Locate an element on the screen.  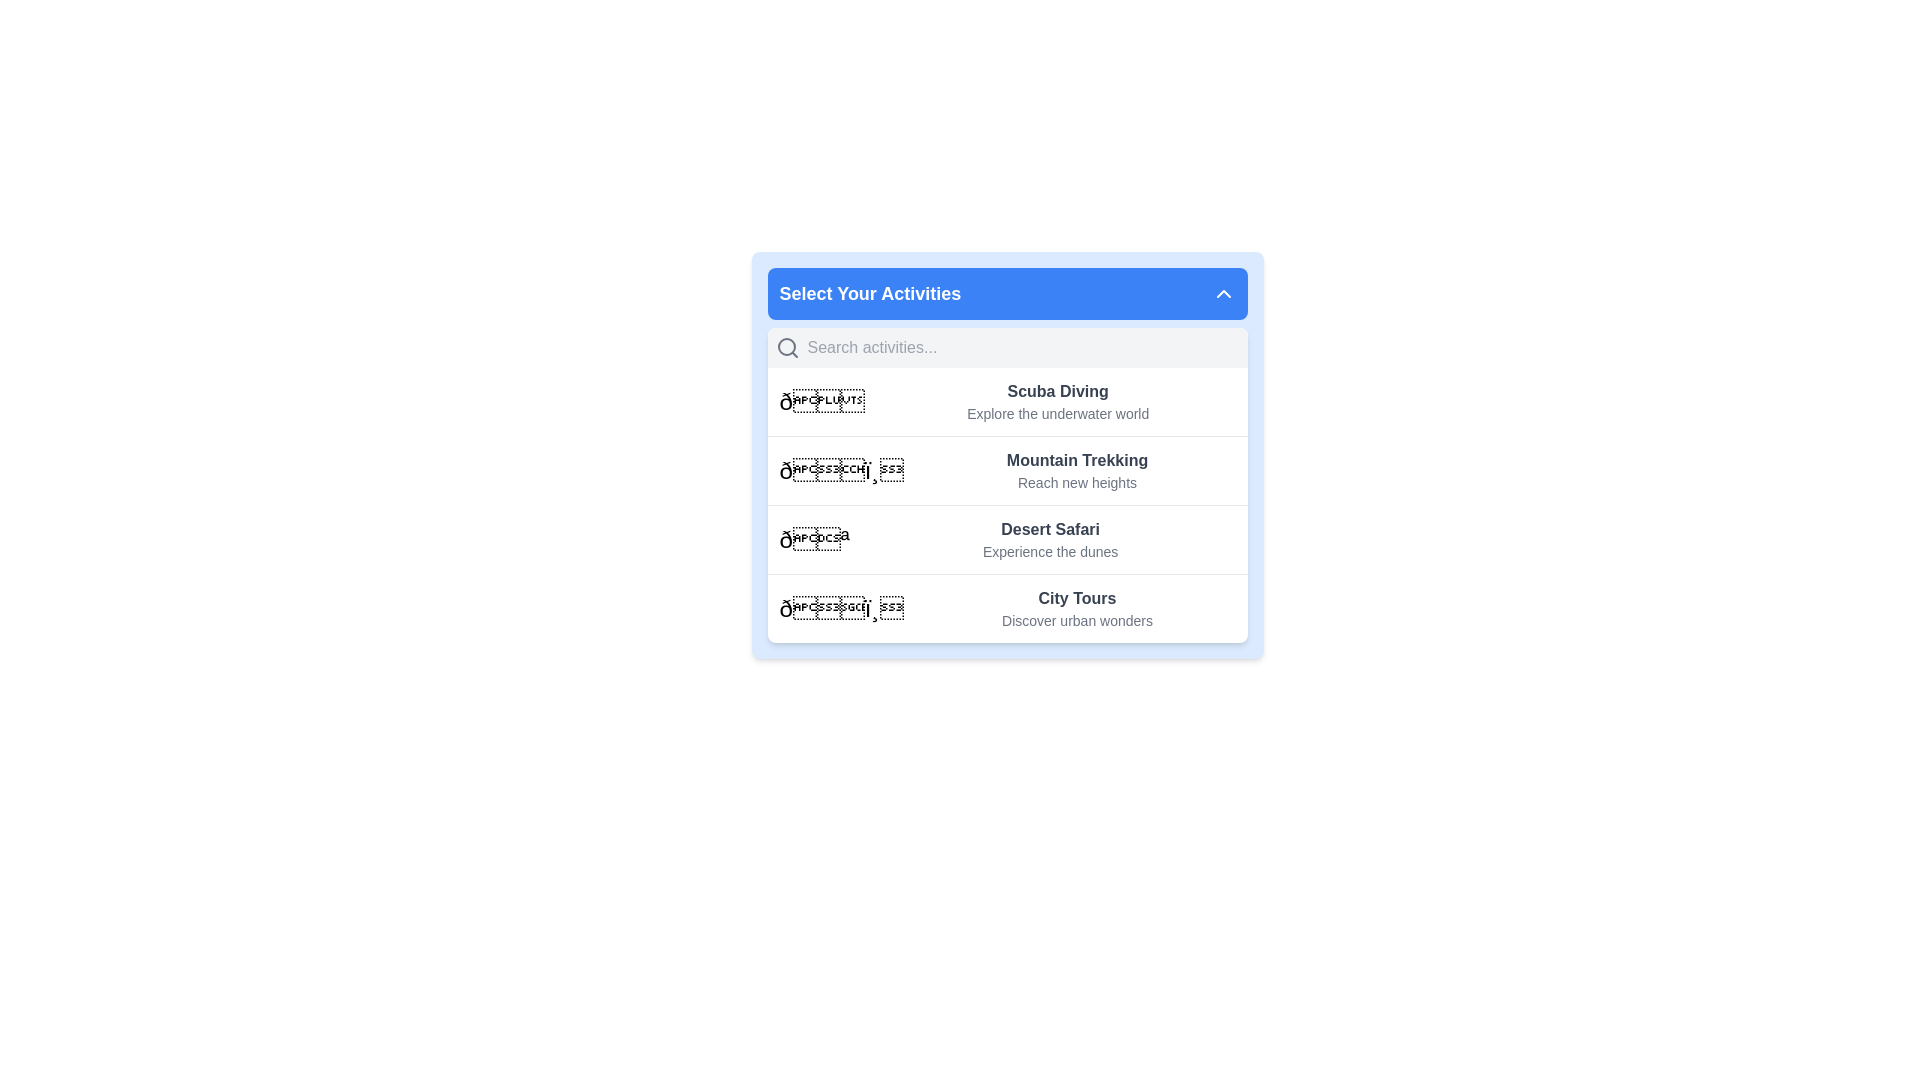
the rectangular blue button labeled 'Select Your Activities' is located at coordinates (1007, 293).